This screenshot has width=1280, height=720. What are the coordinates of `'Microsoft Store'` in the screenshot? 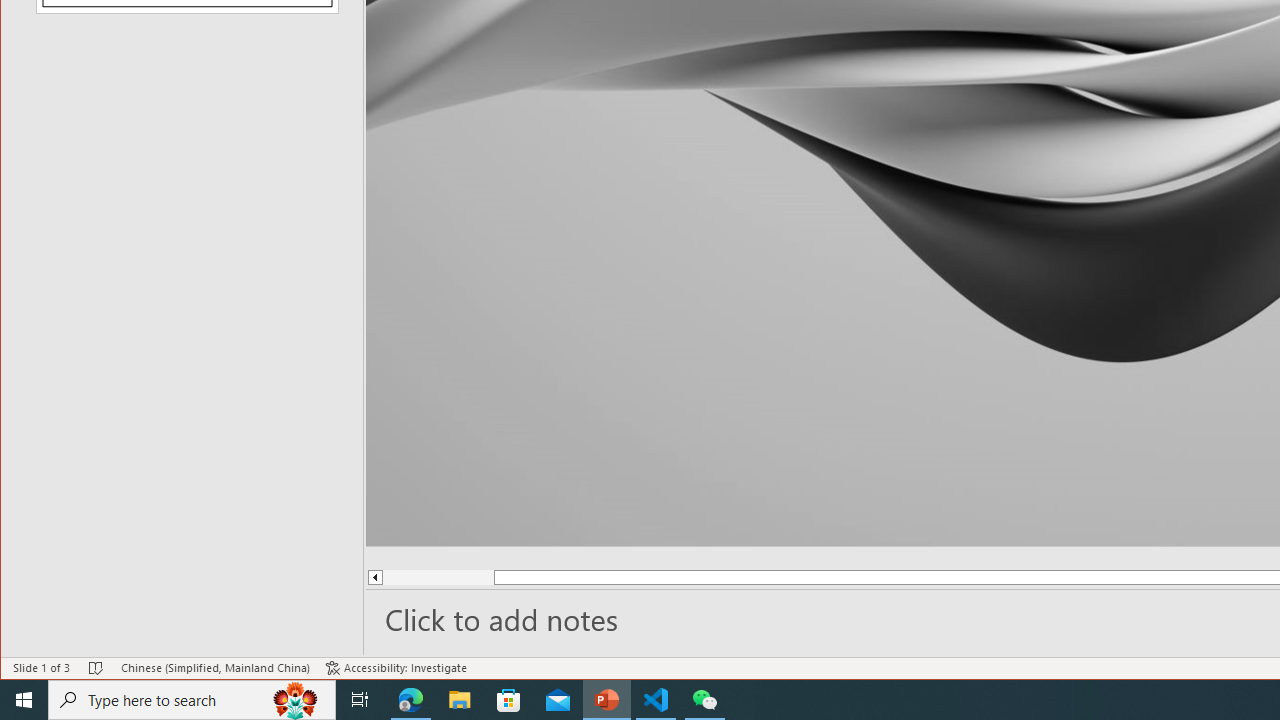 It's located at (509, 698).